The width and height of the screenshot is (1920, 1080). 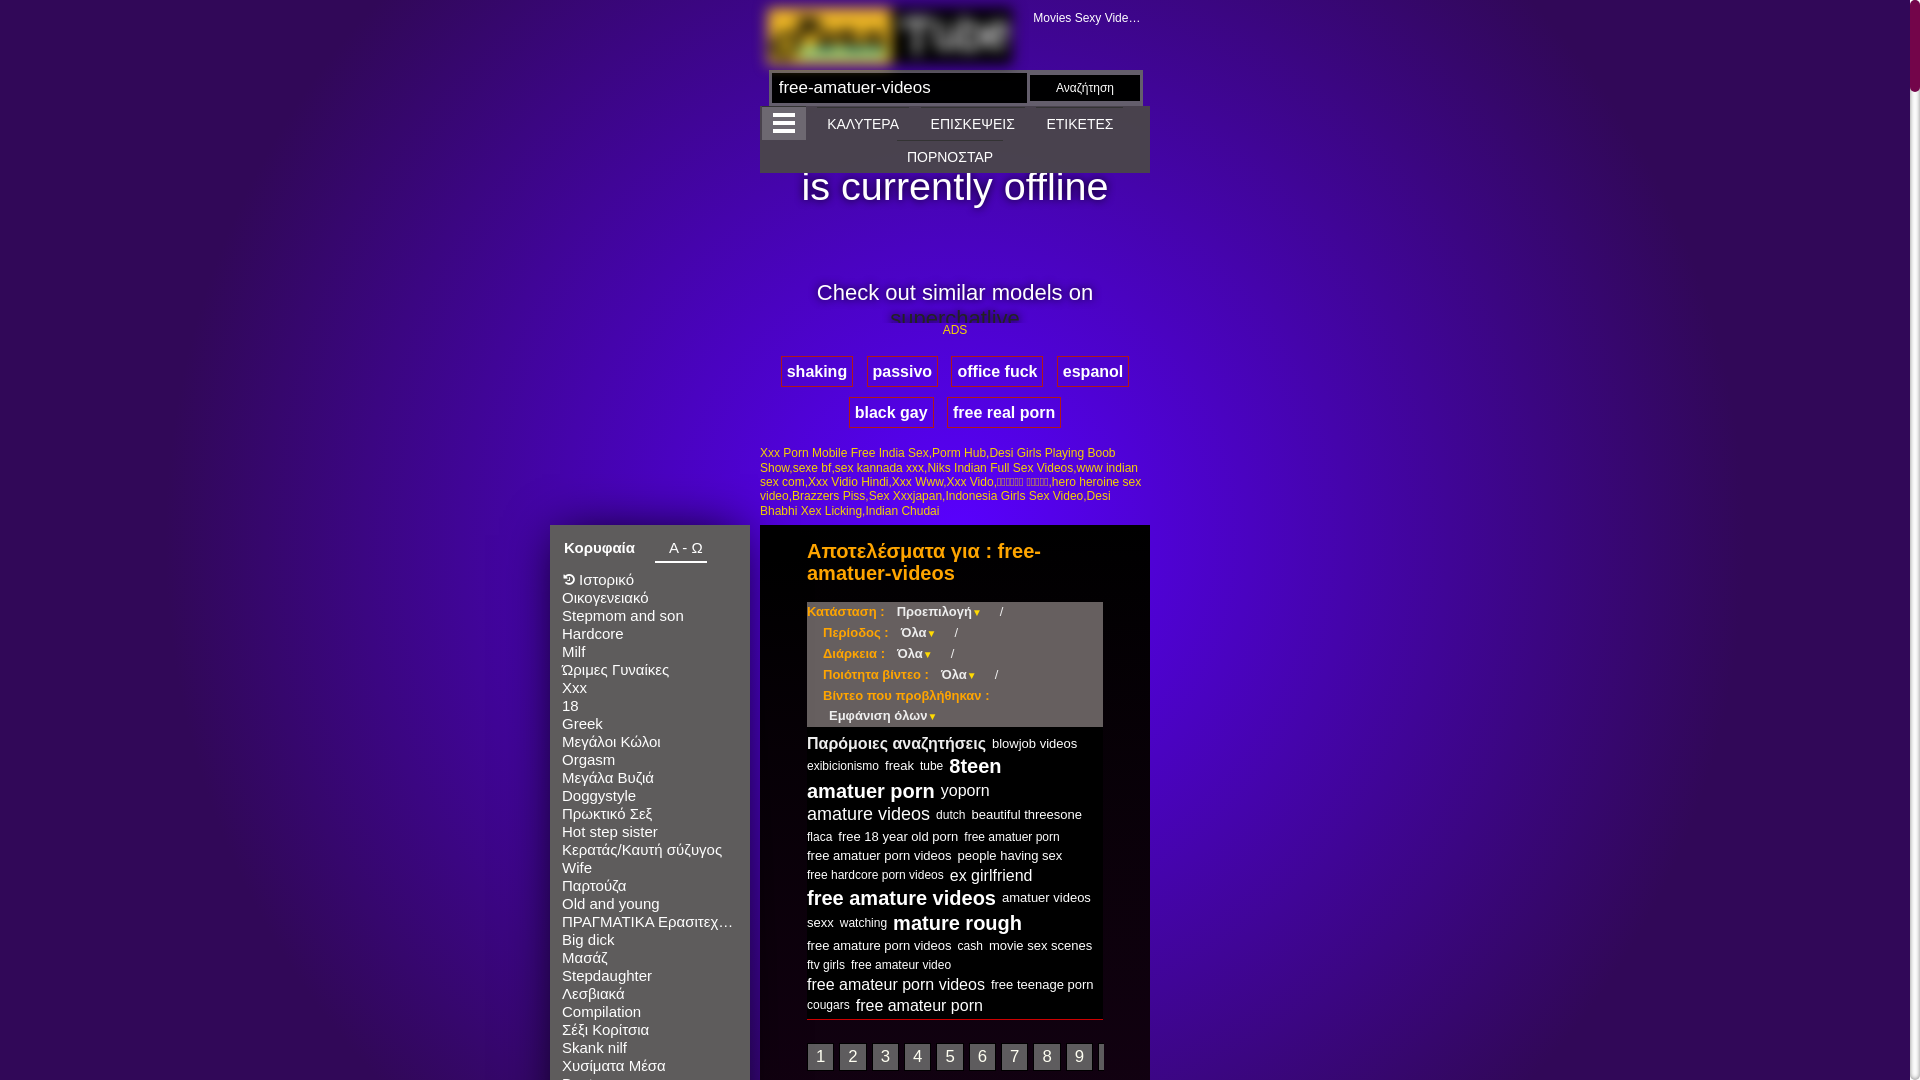 I want to click on 'cash', so click(x=970, y=945).